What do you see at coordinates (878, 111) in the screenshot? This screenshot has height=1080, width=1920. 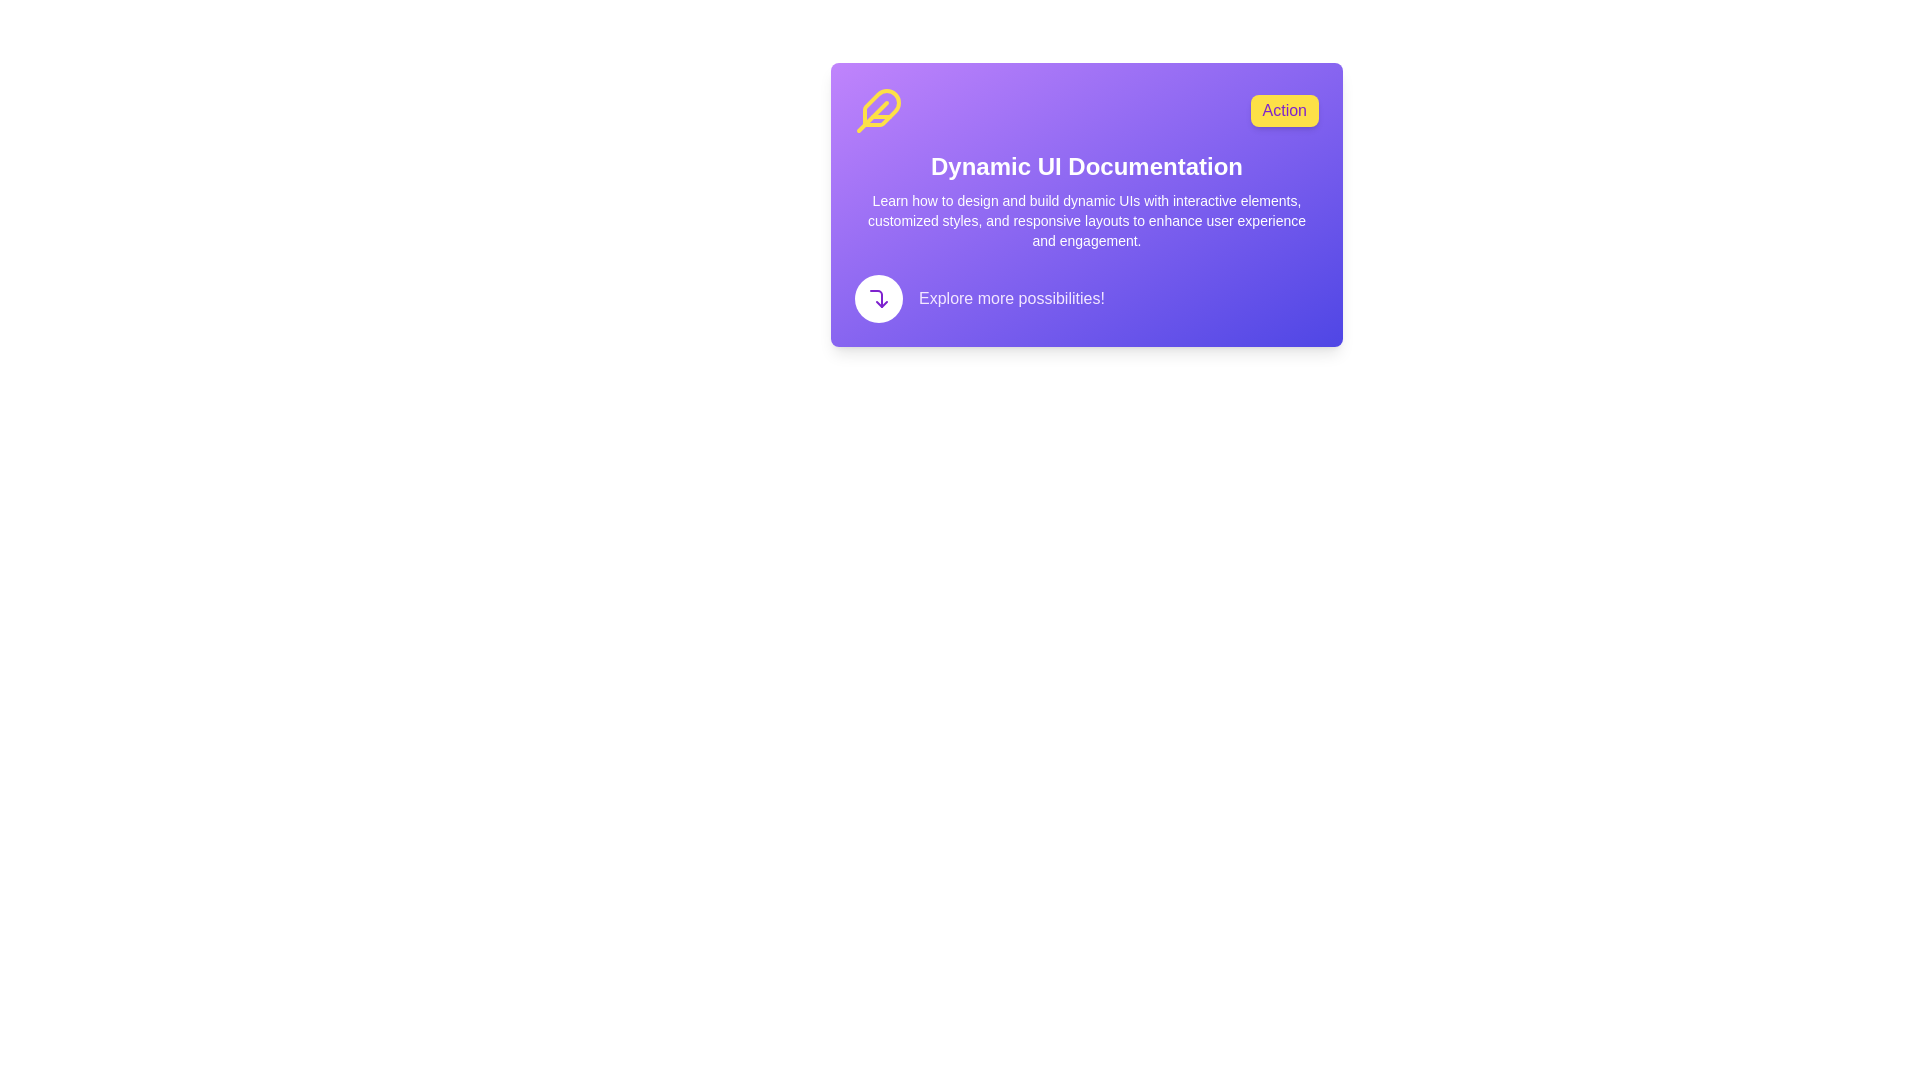 I see `the yellow feather icon located on the purple card titled 'Dynamic UI Documentation', positioned leftmost in the row with the 'Action' button` at bounding box center [878, 111].